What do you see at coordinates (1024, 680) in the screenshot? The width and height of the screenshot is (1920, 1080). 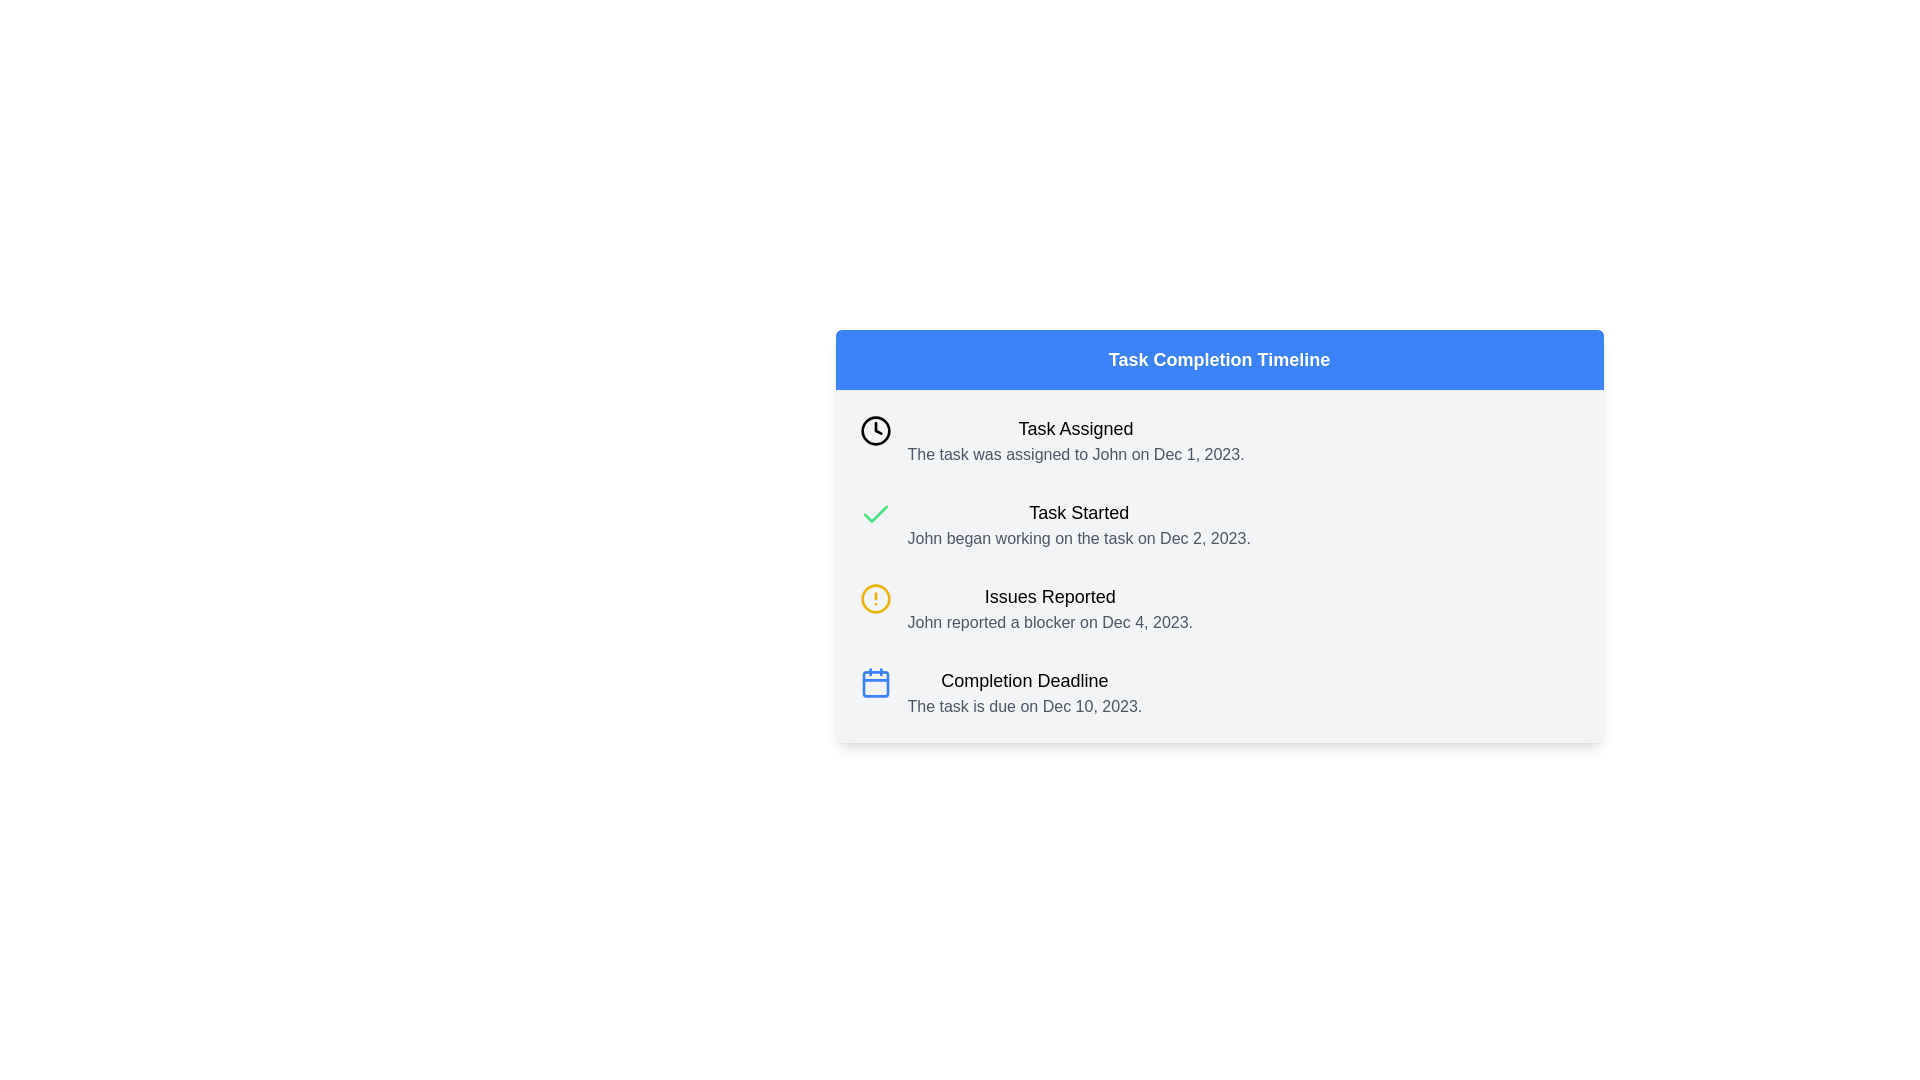 I see `bold text label that says 'Completion Deadline', located in the panel labeled 'Task Completion Timeline' and positioned above the descriptive text about the task due date` at bounding box center [1024, 680].